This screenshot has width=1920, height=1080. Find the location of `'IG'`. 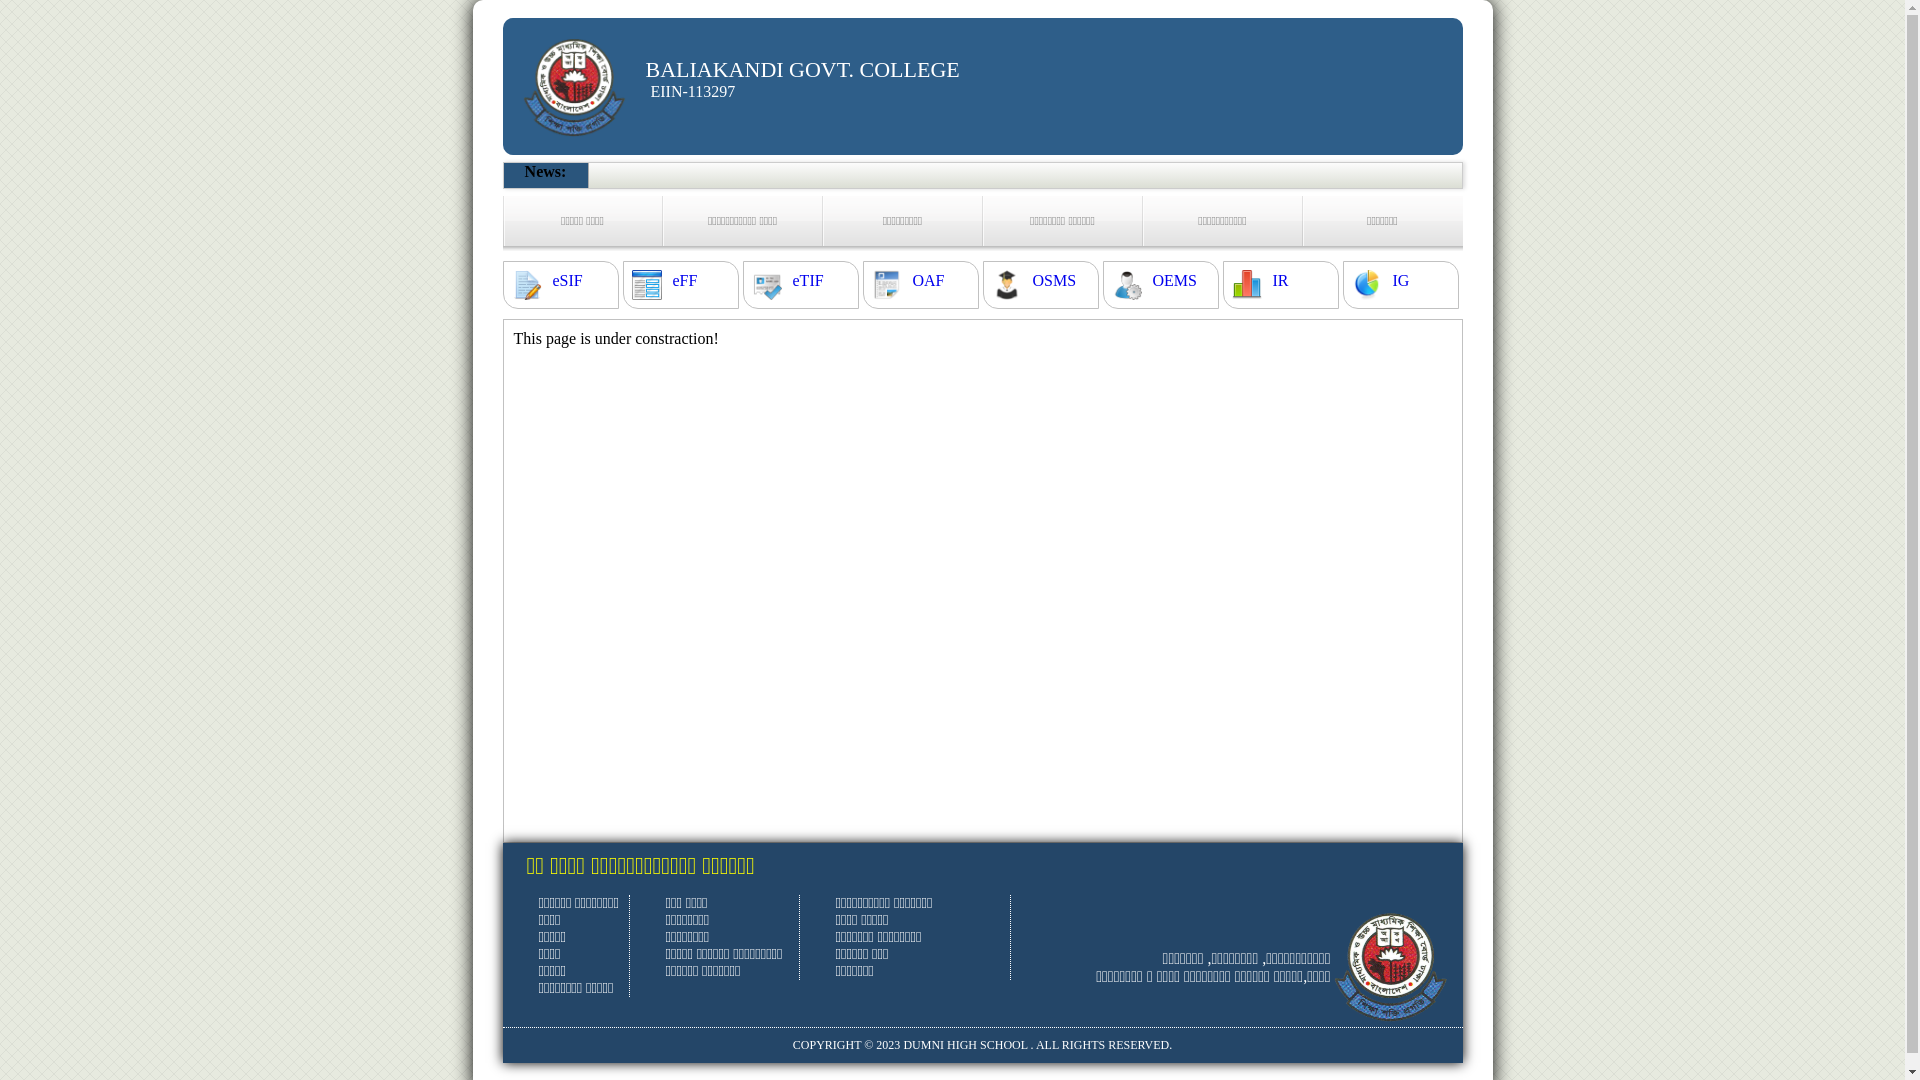

'IG' is located at coordinates (1399, 281).